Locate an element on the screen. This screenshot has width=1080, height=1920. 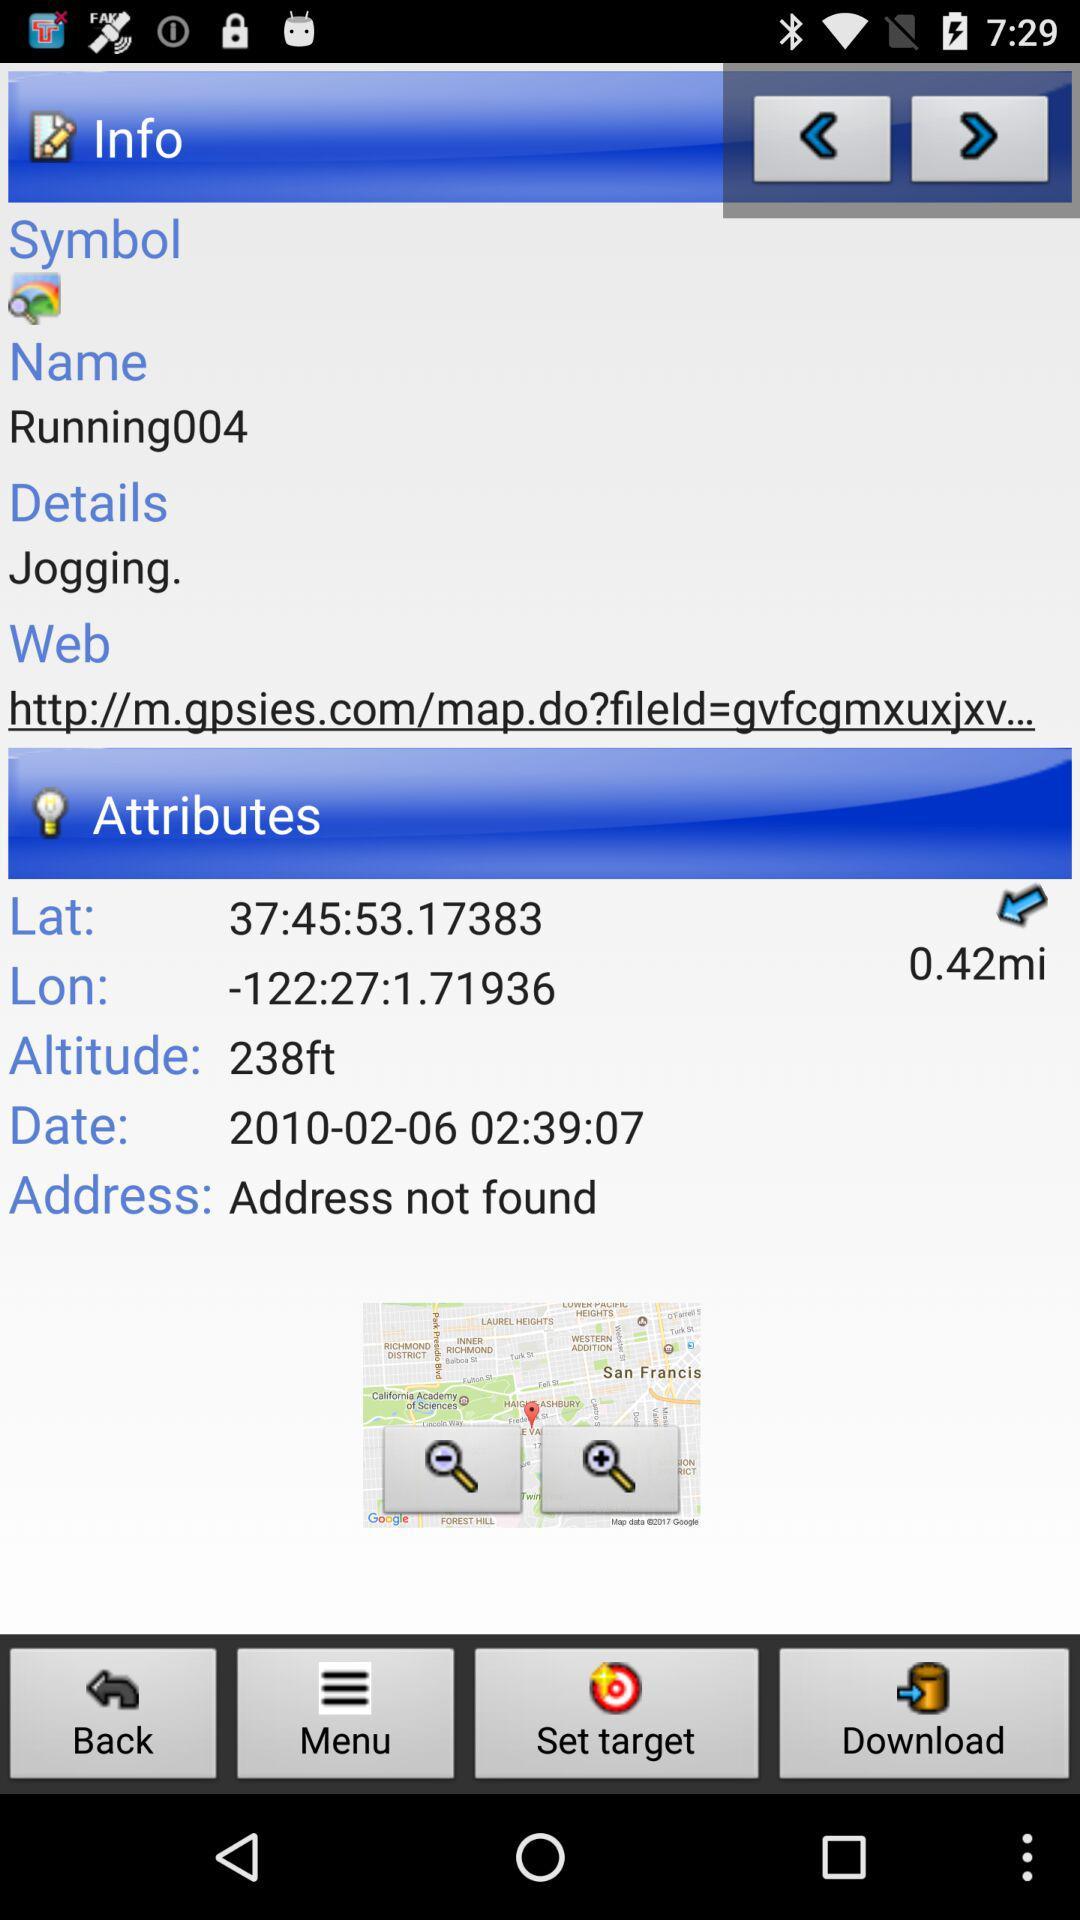
icon to the left of set target icon is located at coordinates (345, 1718).